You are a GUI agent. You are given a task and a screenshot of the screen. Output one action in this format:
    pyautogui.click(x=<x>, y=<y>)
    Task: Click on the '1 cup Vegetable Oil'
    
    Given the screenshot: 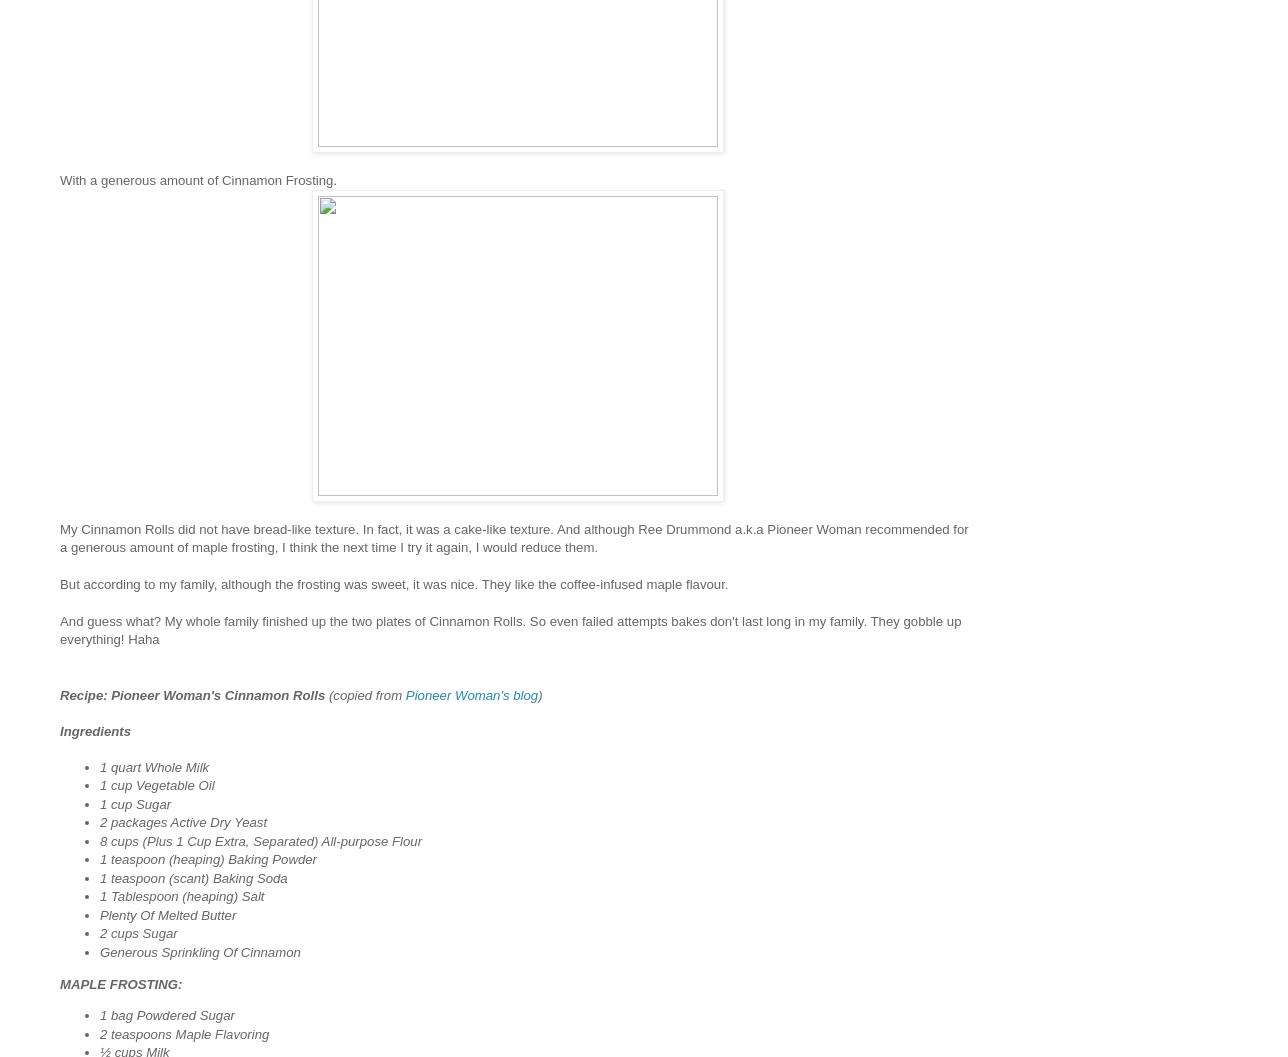 What is the action you would take?
    pyautogui.click(x=99, y=785)
    